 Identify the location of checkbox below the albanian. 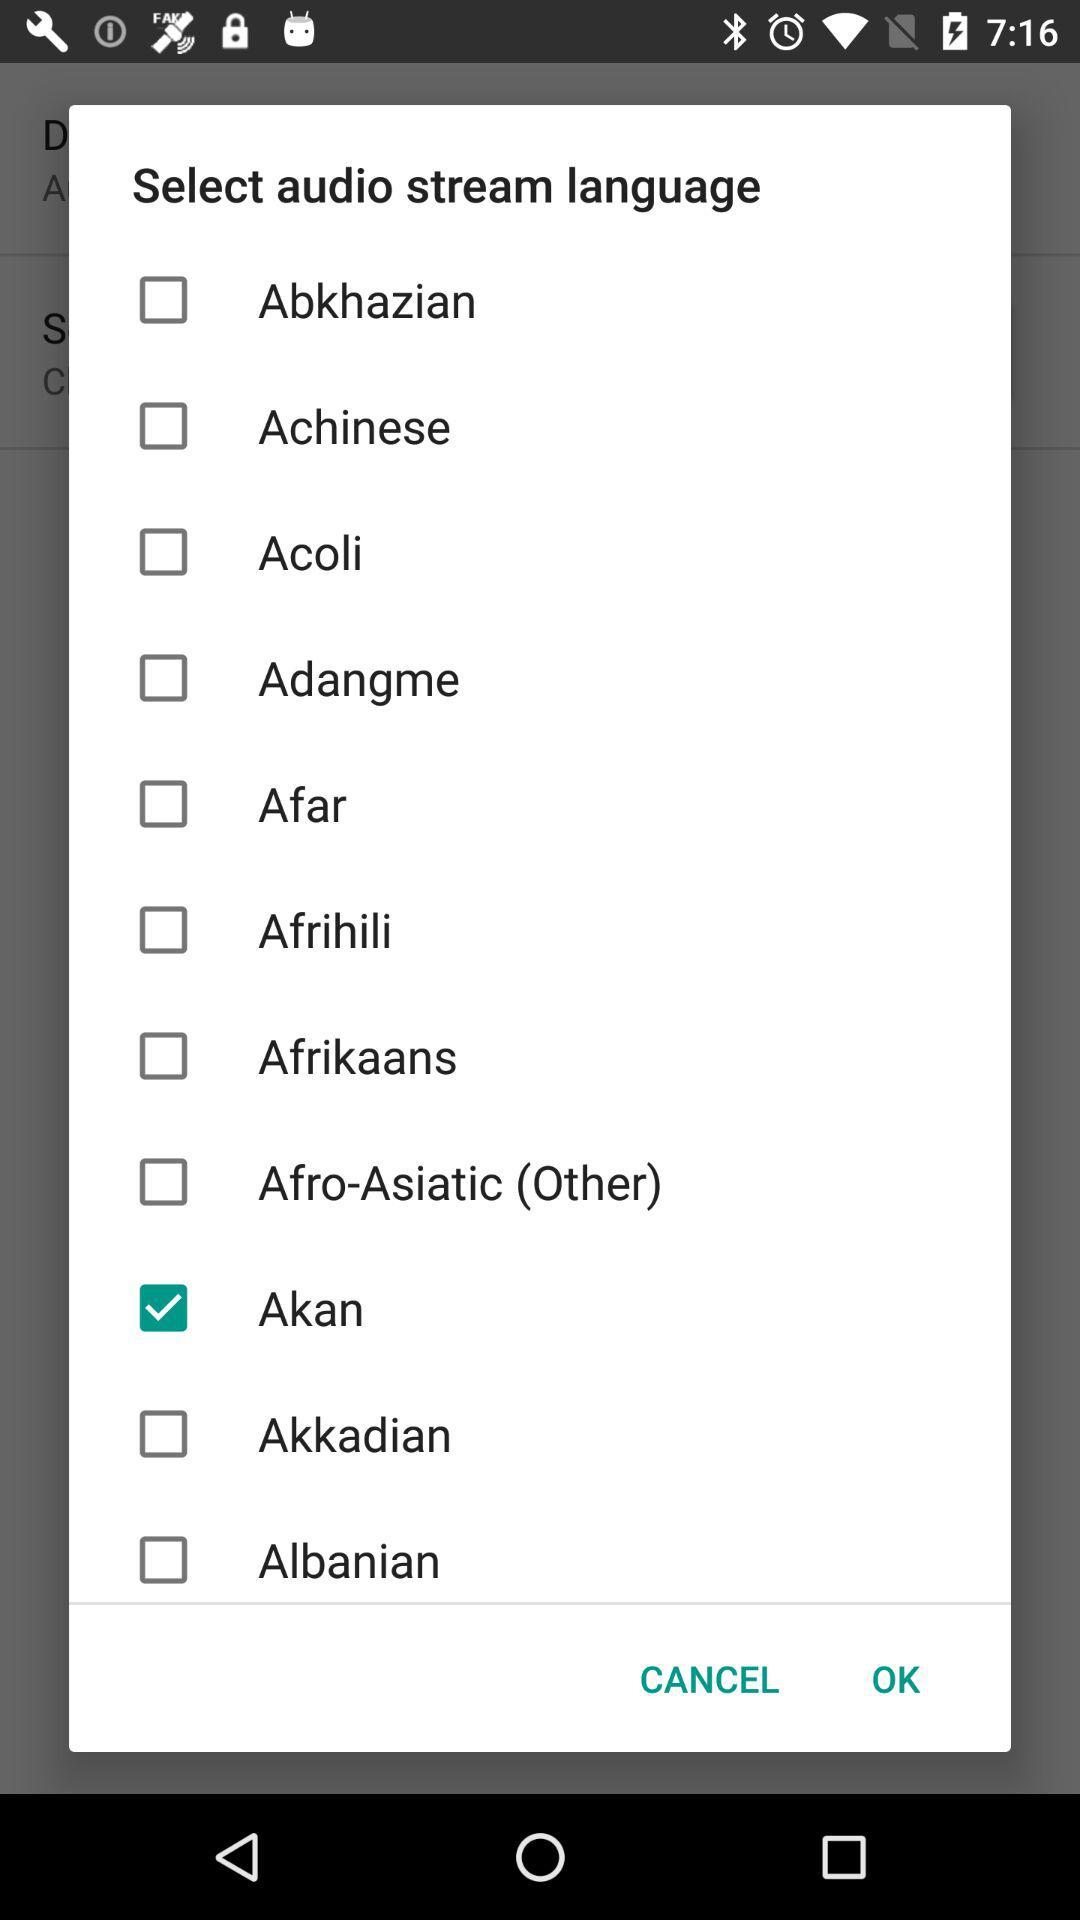
(708, 1678).